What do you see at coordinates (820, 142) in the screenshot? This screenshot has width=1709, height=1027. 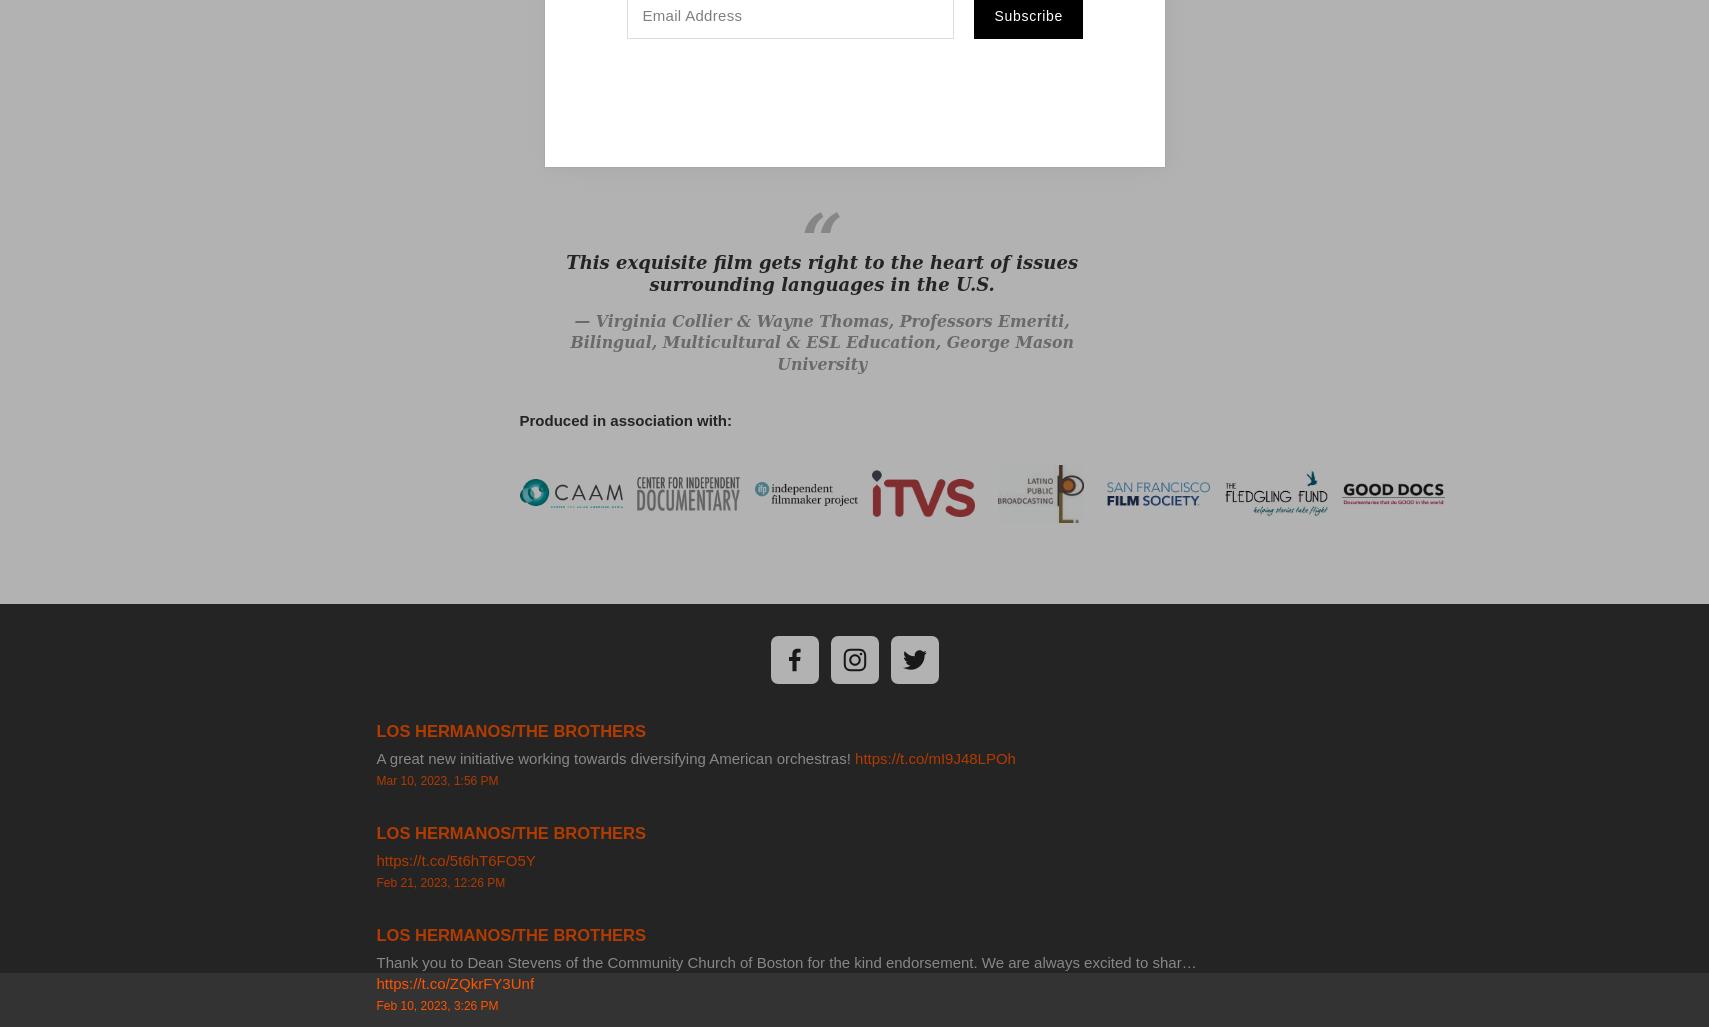 I see `'— Westy Egmont, National Immigrant Integration Conference'` at bounding box center [820, 142].